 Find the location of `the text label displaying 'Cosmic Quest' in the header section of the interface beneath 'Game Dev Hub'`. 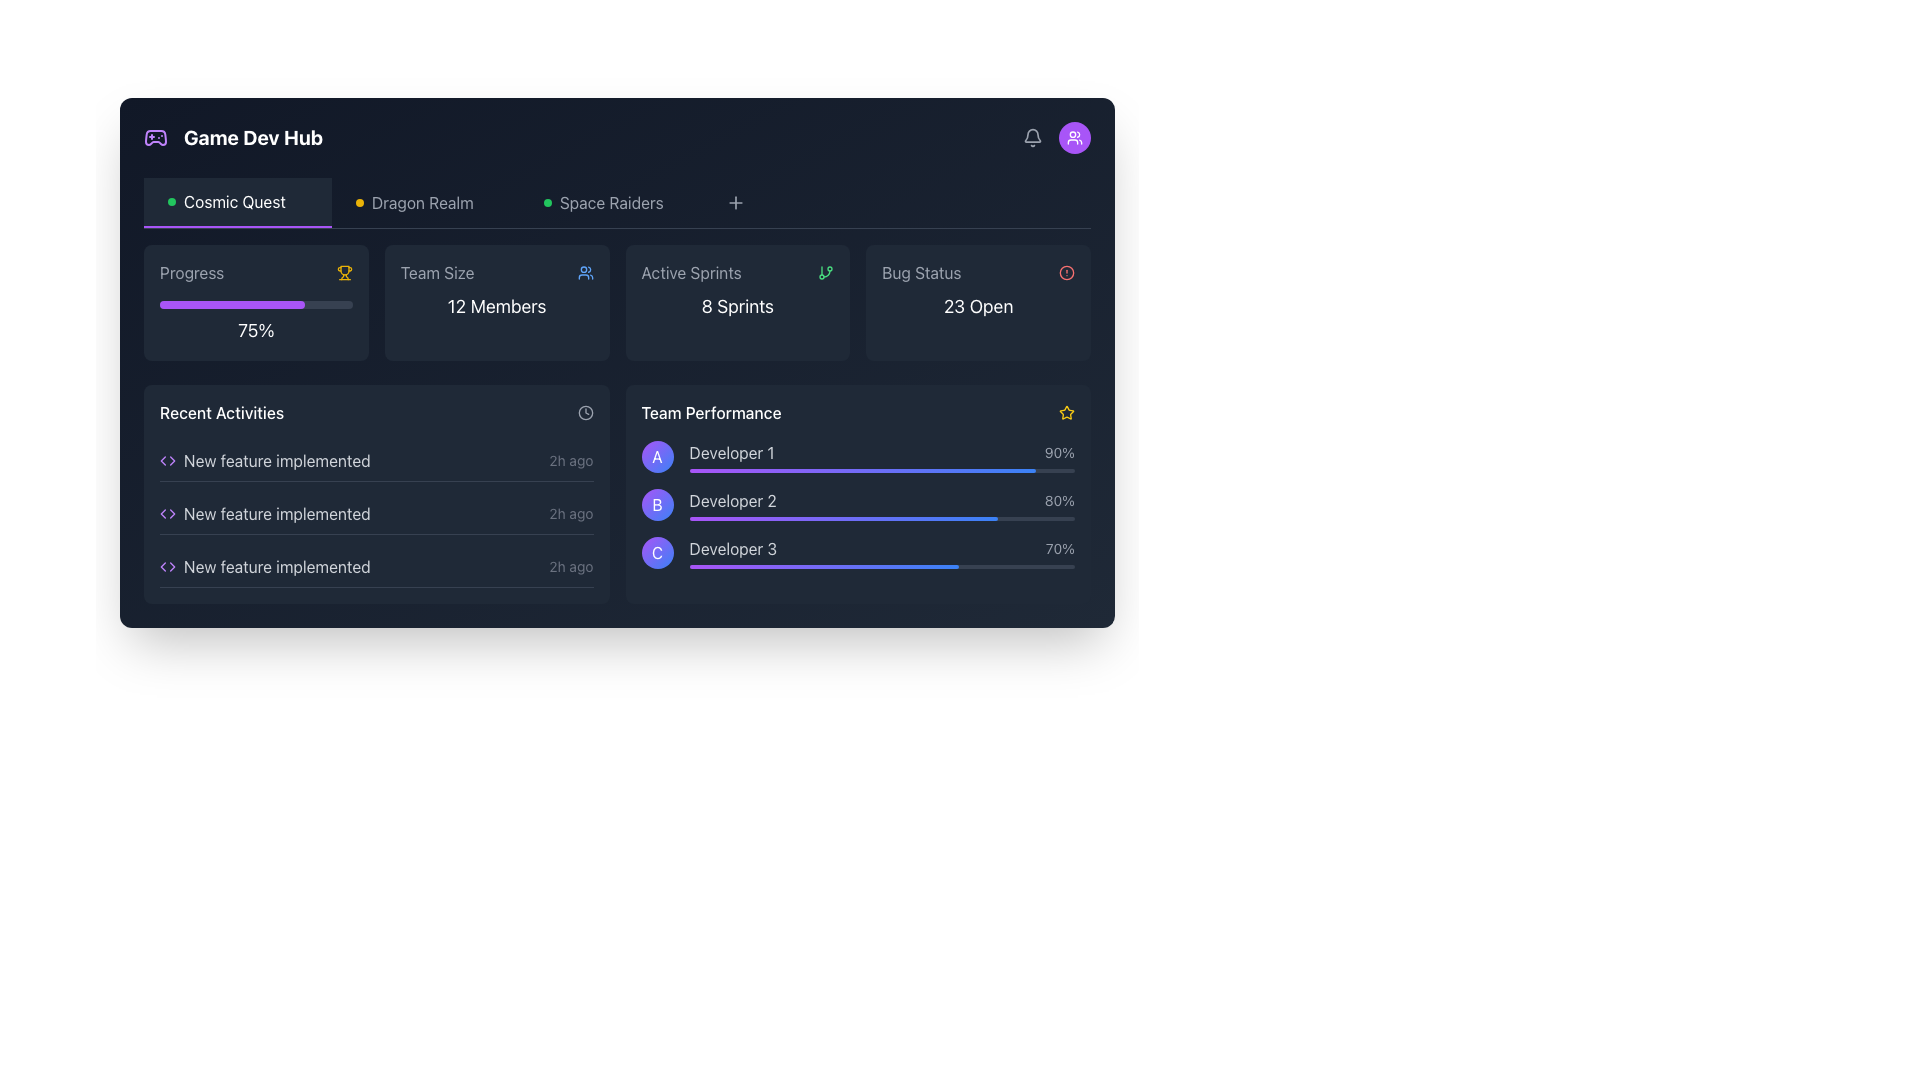

the text label displaying 'Cosmic Quest' in the header section of the interface beneath 'Game Dev Hub' is located at coordinates (226, 201).